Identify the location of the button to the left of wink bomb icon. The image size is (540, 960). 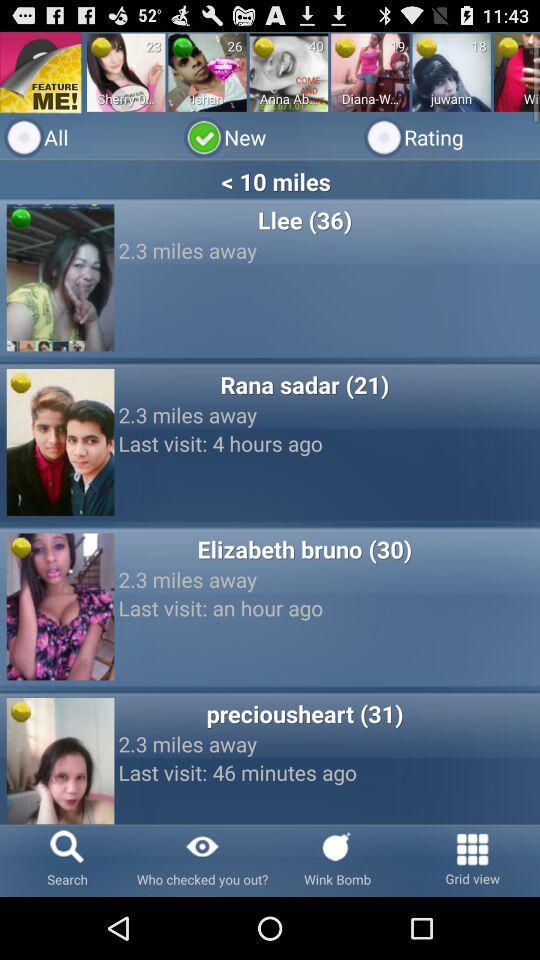
(202, 859).